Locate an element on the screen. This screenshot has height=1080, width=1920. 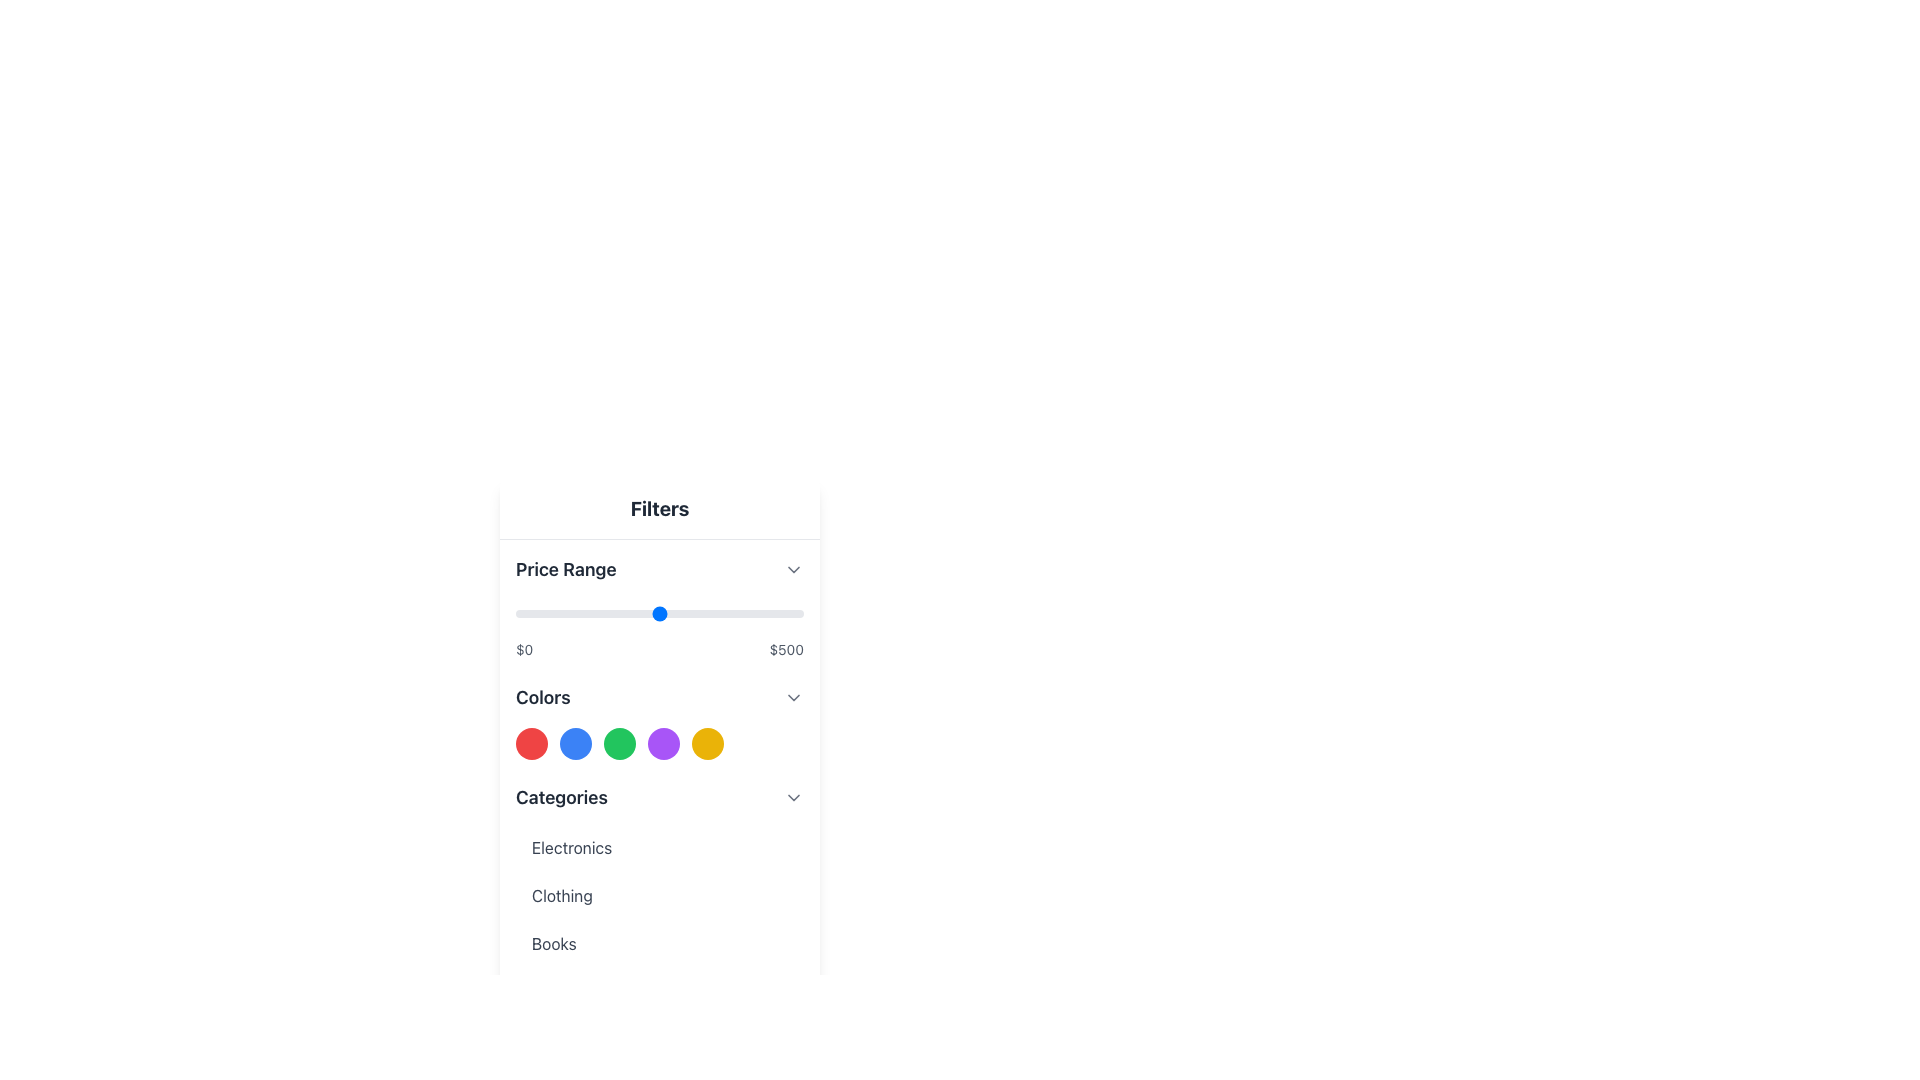
the 'Books' category button located in the filter sidebar under the 'Categories' section is located at coordinates (660, 944).